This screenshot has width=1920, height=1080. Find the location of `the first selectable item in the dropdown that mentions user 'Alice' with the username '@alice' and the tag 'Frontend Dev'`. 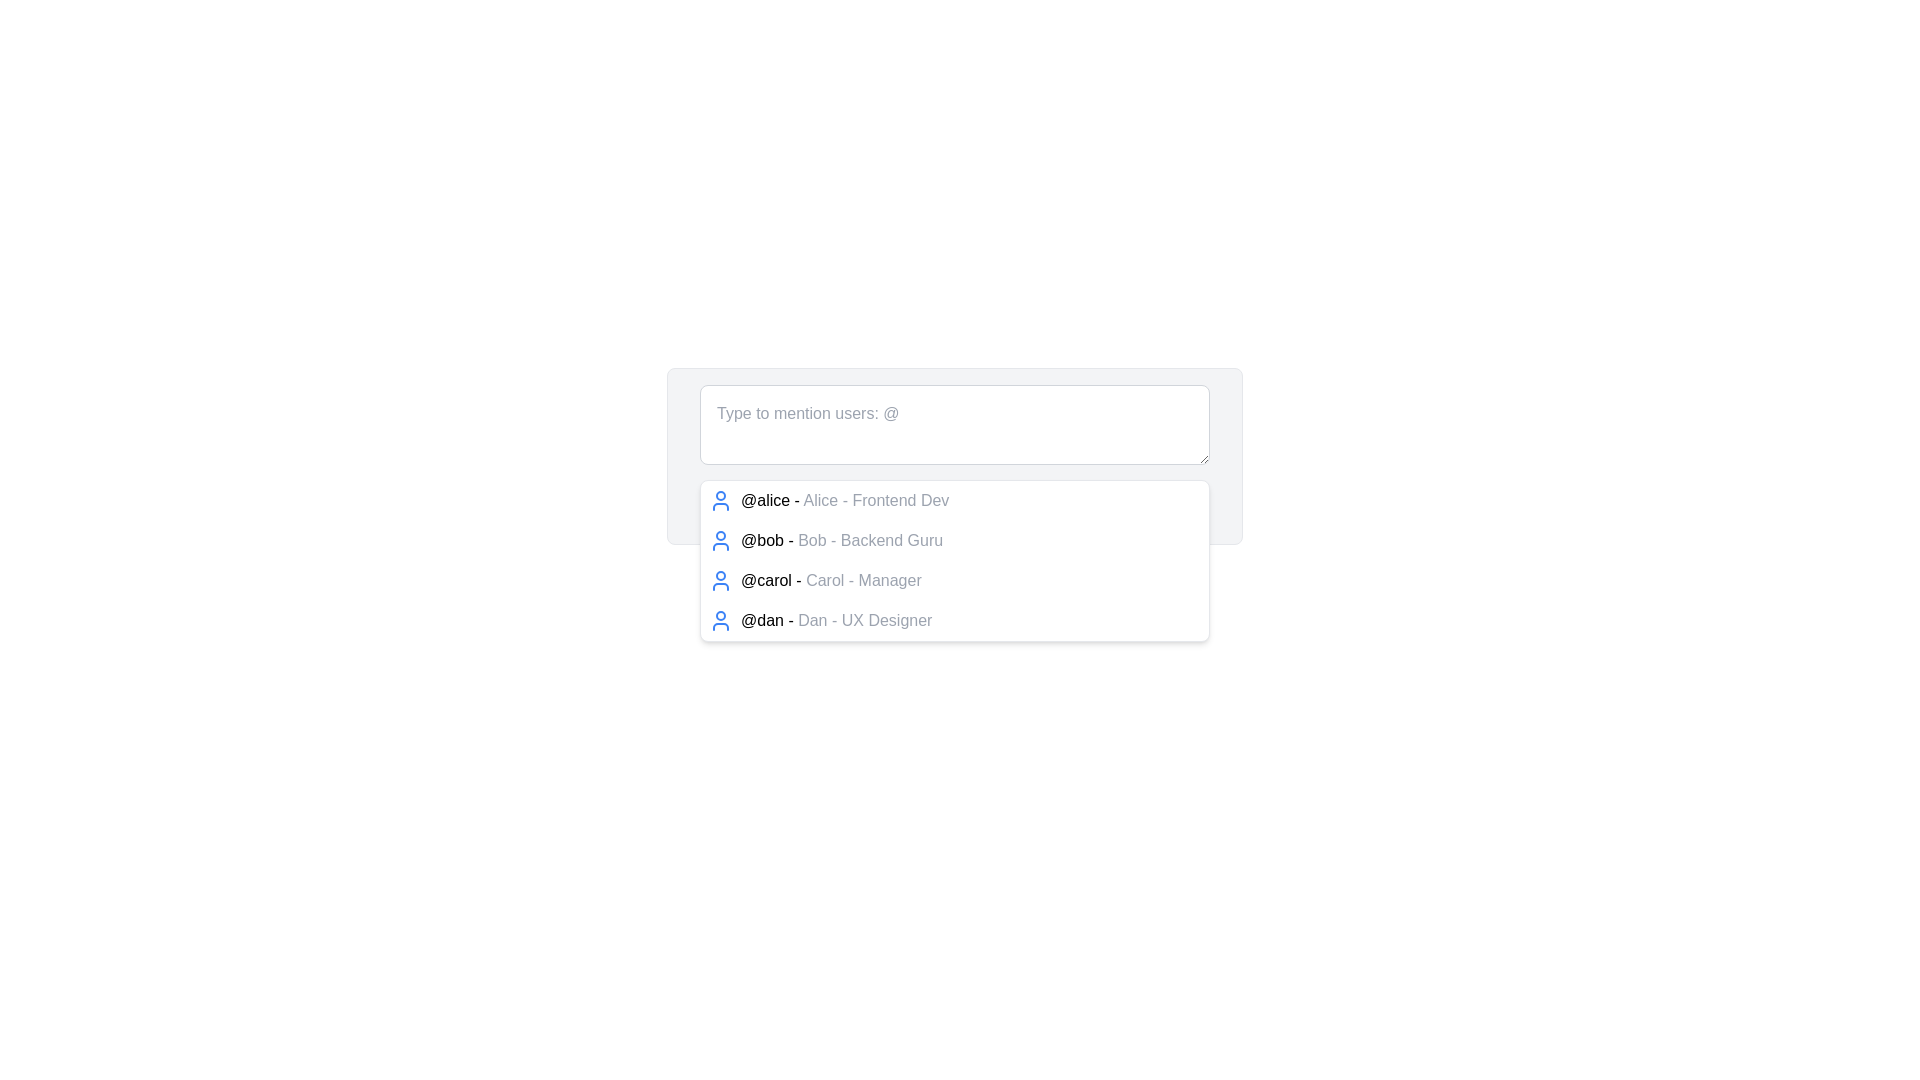

the first selectable item in the dropdown that mentions user 'Alice' with the username '@alice' and the tag 'Frontend Dev' is located at coordinates (845, 500).